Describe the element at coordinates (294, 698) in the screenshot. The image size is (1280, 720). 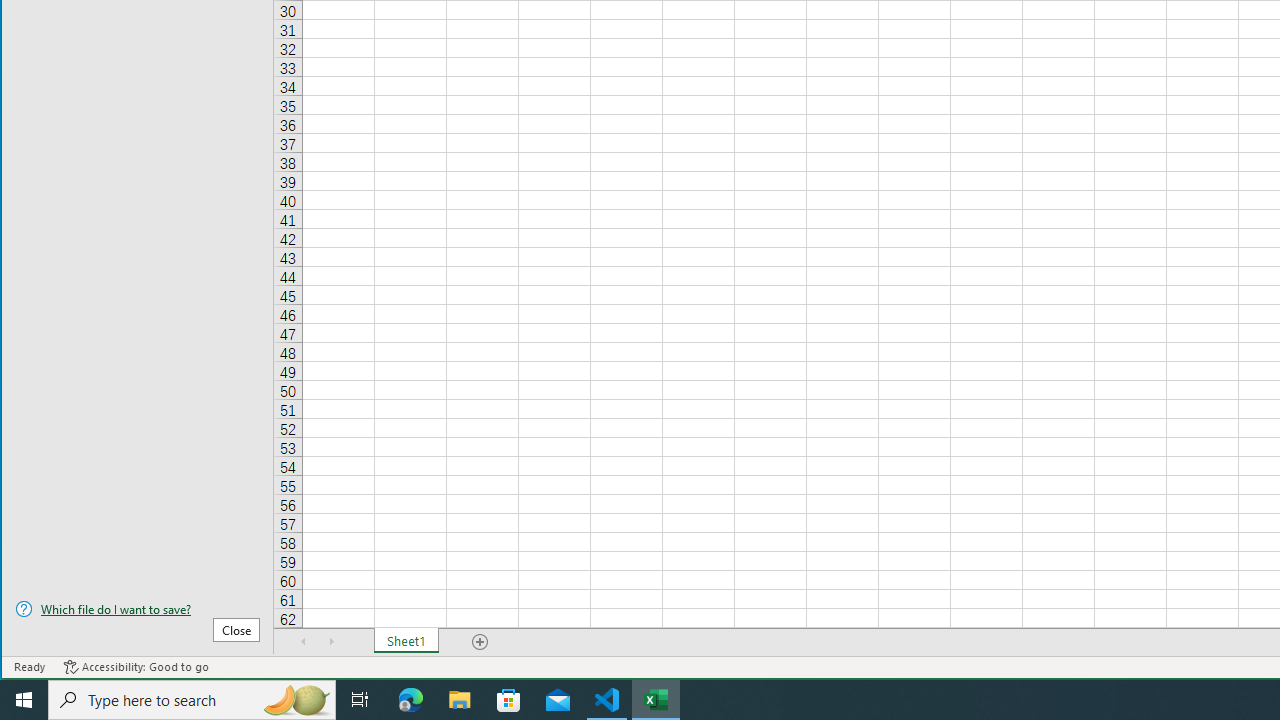
I see `'Search highlights icon opens search home window'` at that location.